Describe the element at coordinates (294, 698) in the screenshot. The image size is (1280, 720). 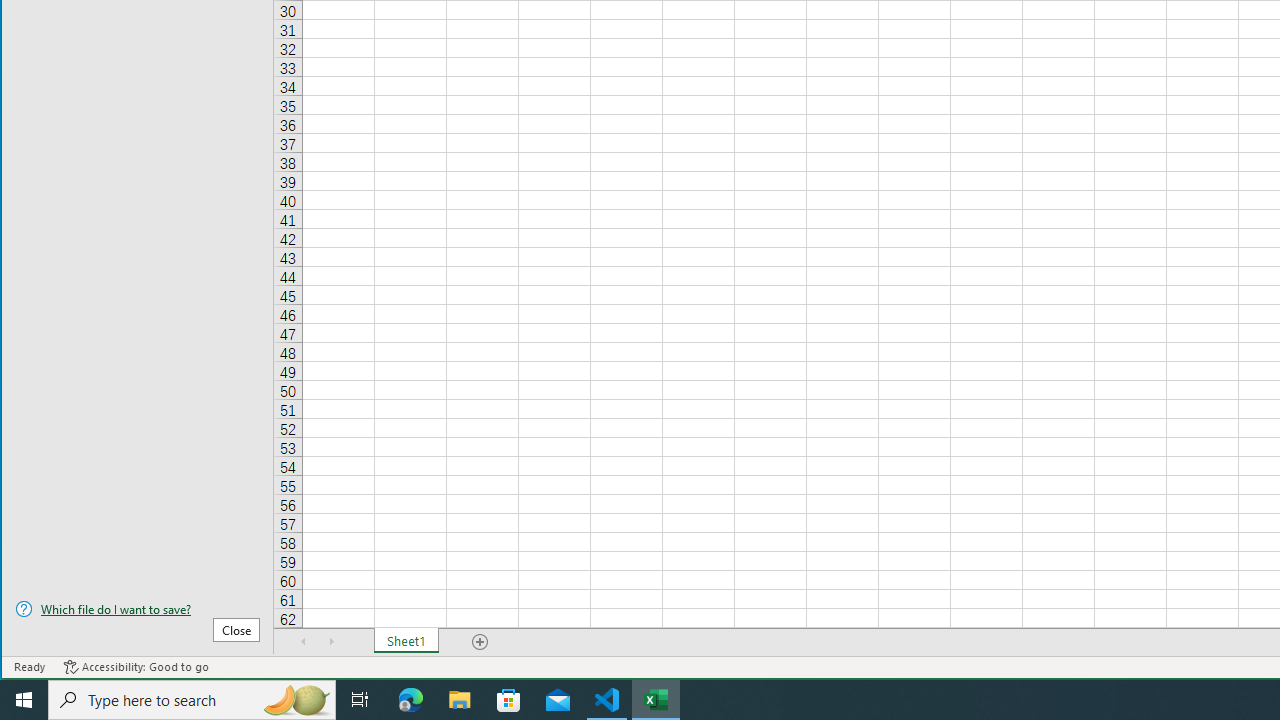
I see `'Search highlights icon opens search home window'` at that location.